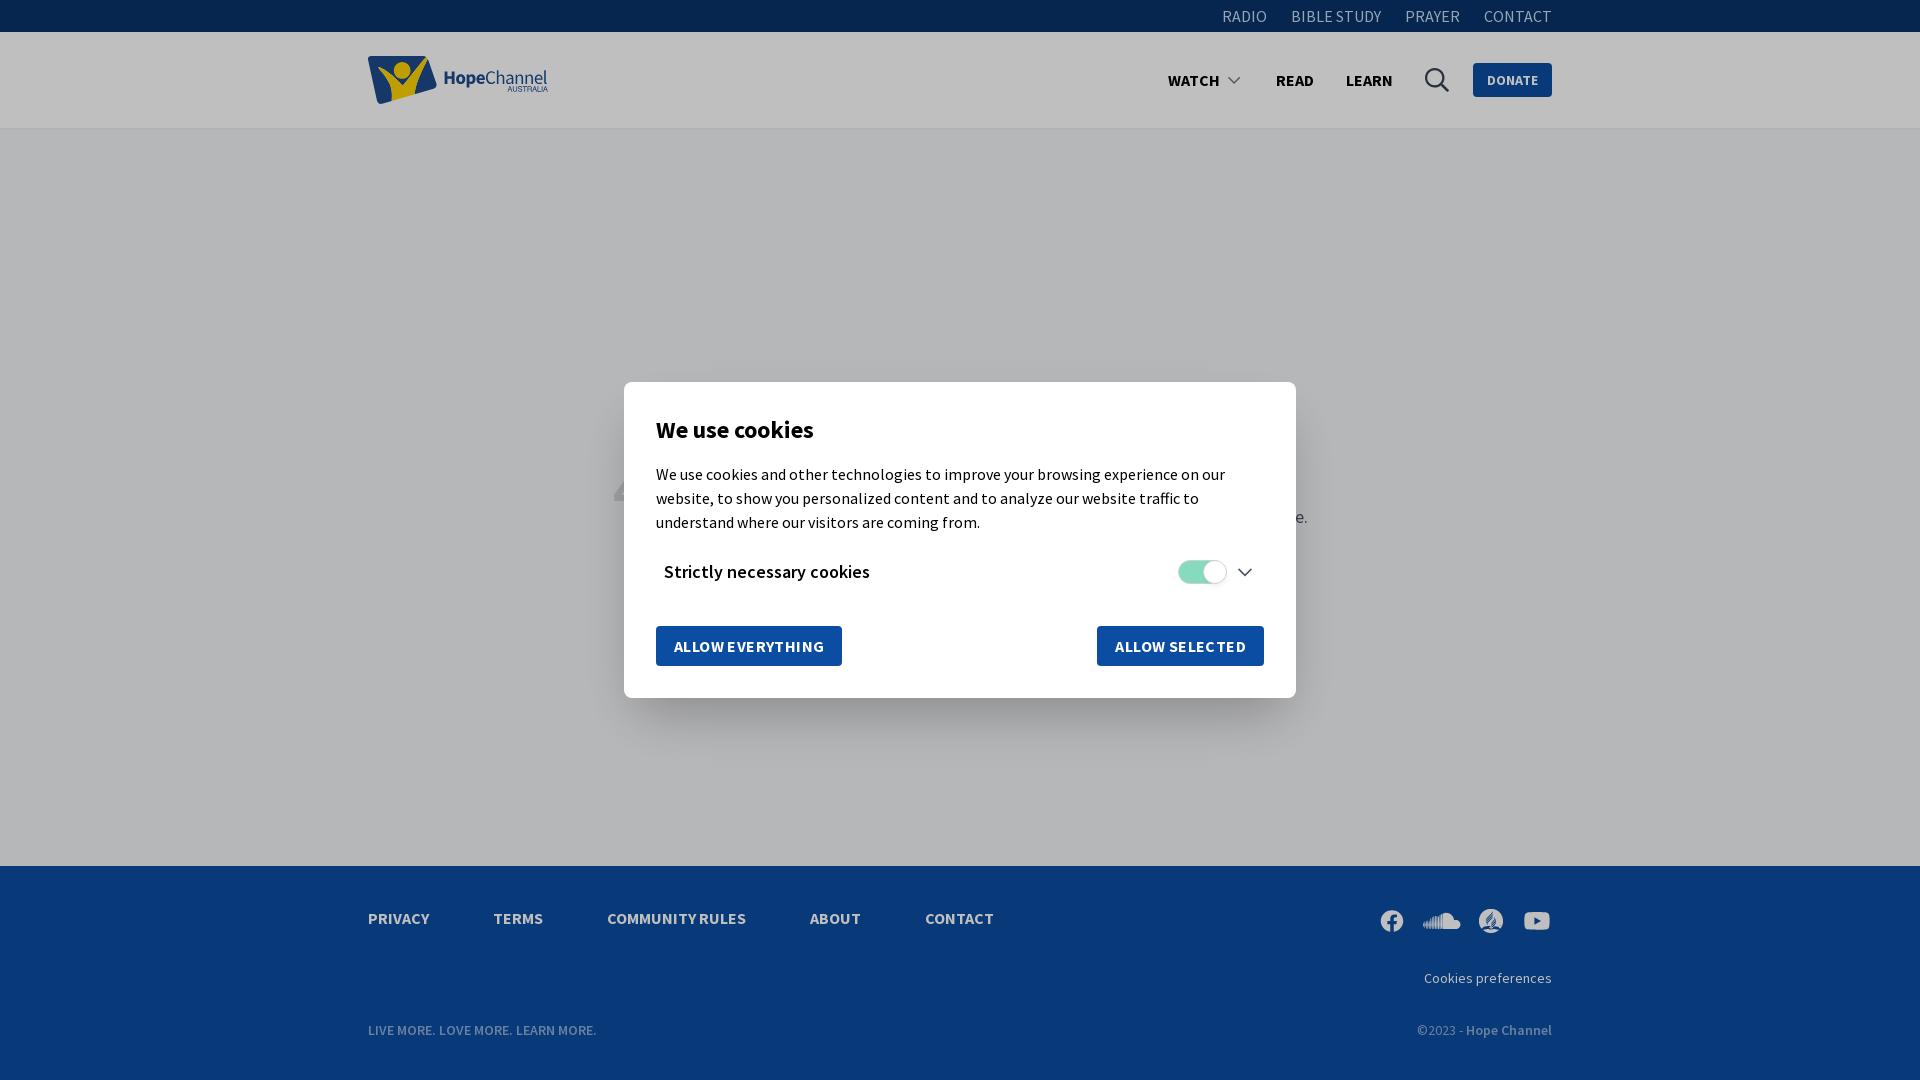 Image resolution: width=1920 pixels, height=1080 pixels. I want to click on 'LEARN', so click(1368, 79).